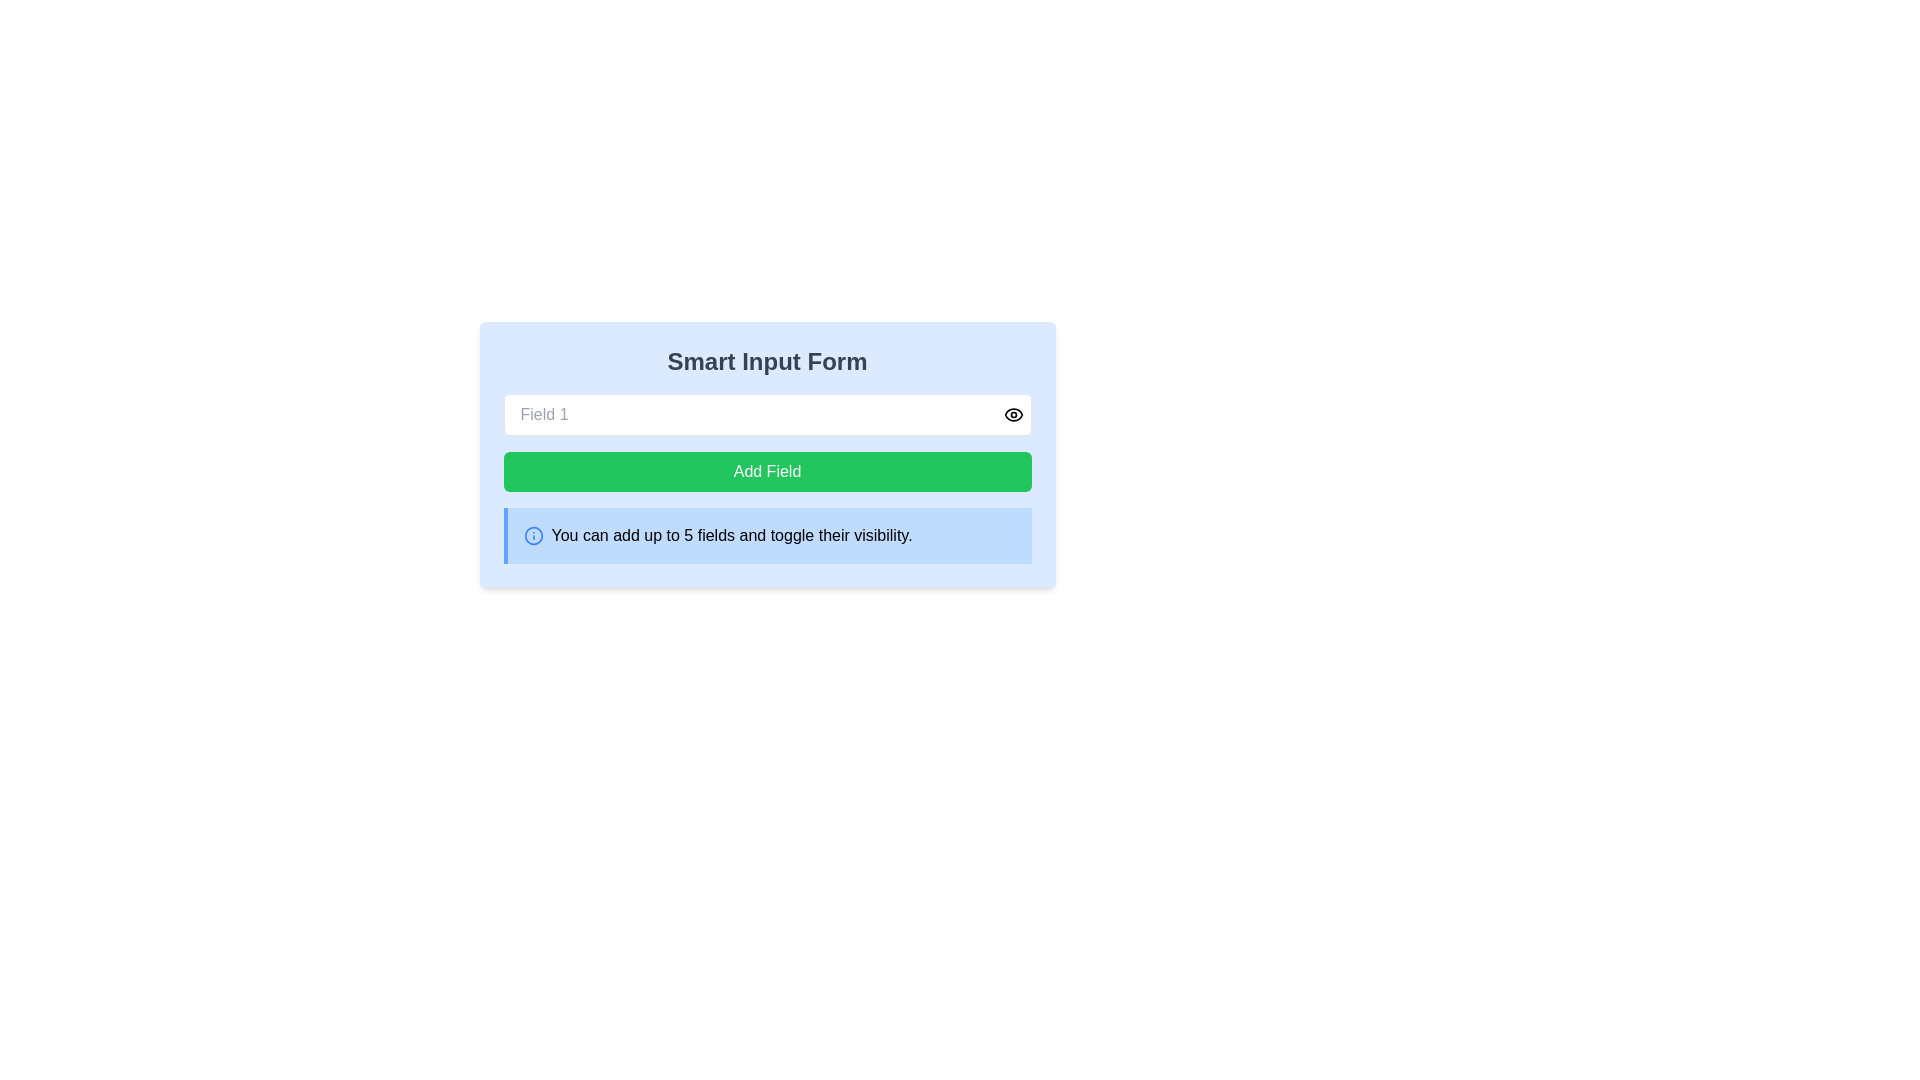 The image size is (1920, 1080). I want to click on the small circular button with an eye icon, located to the far right of the input field labeled 'Field 1', so click(1013, 414).